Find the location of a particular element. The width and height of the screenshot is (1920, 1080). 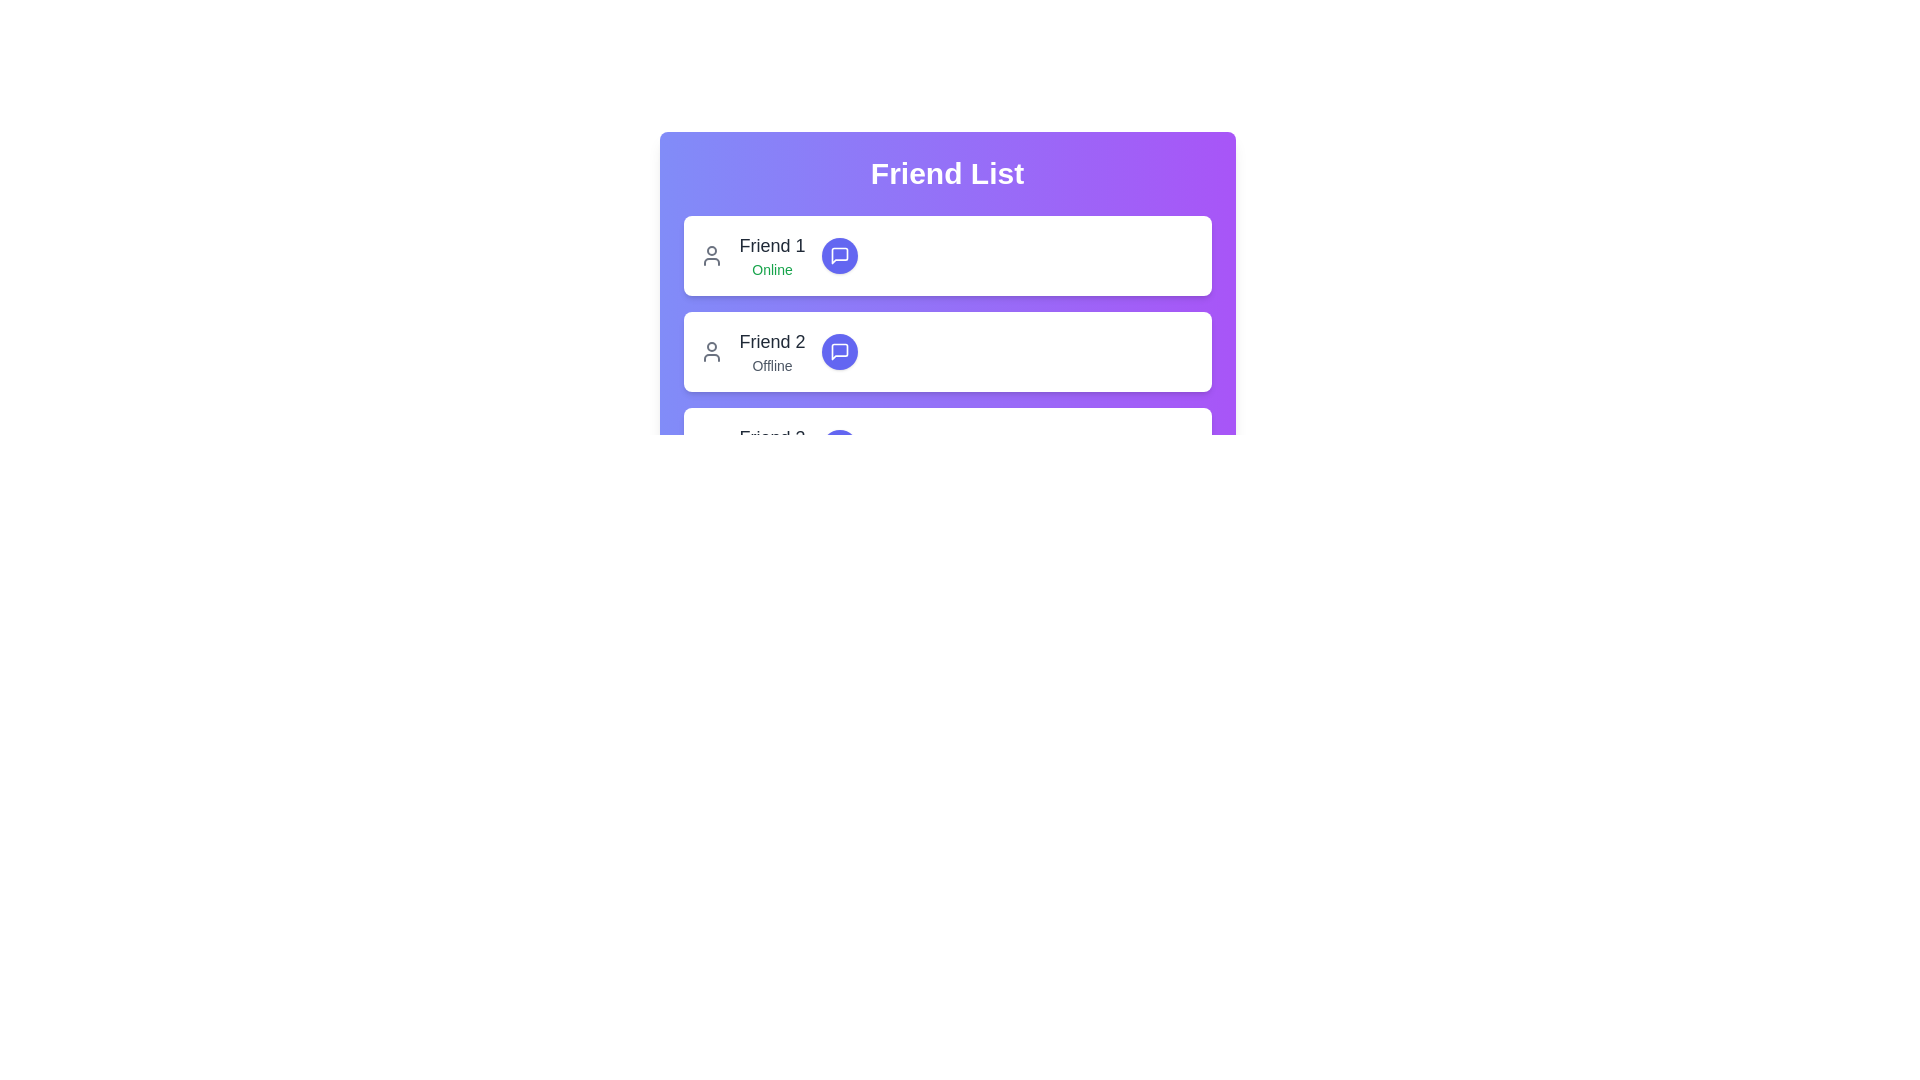

the user icon in the 'Friend 2' card located at the top-left corner adjacent to the left border is located at coordinates (711, 350).